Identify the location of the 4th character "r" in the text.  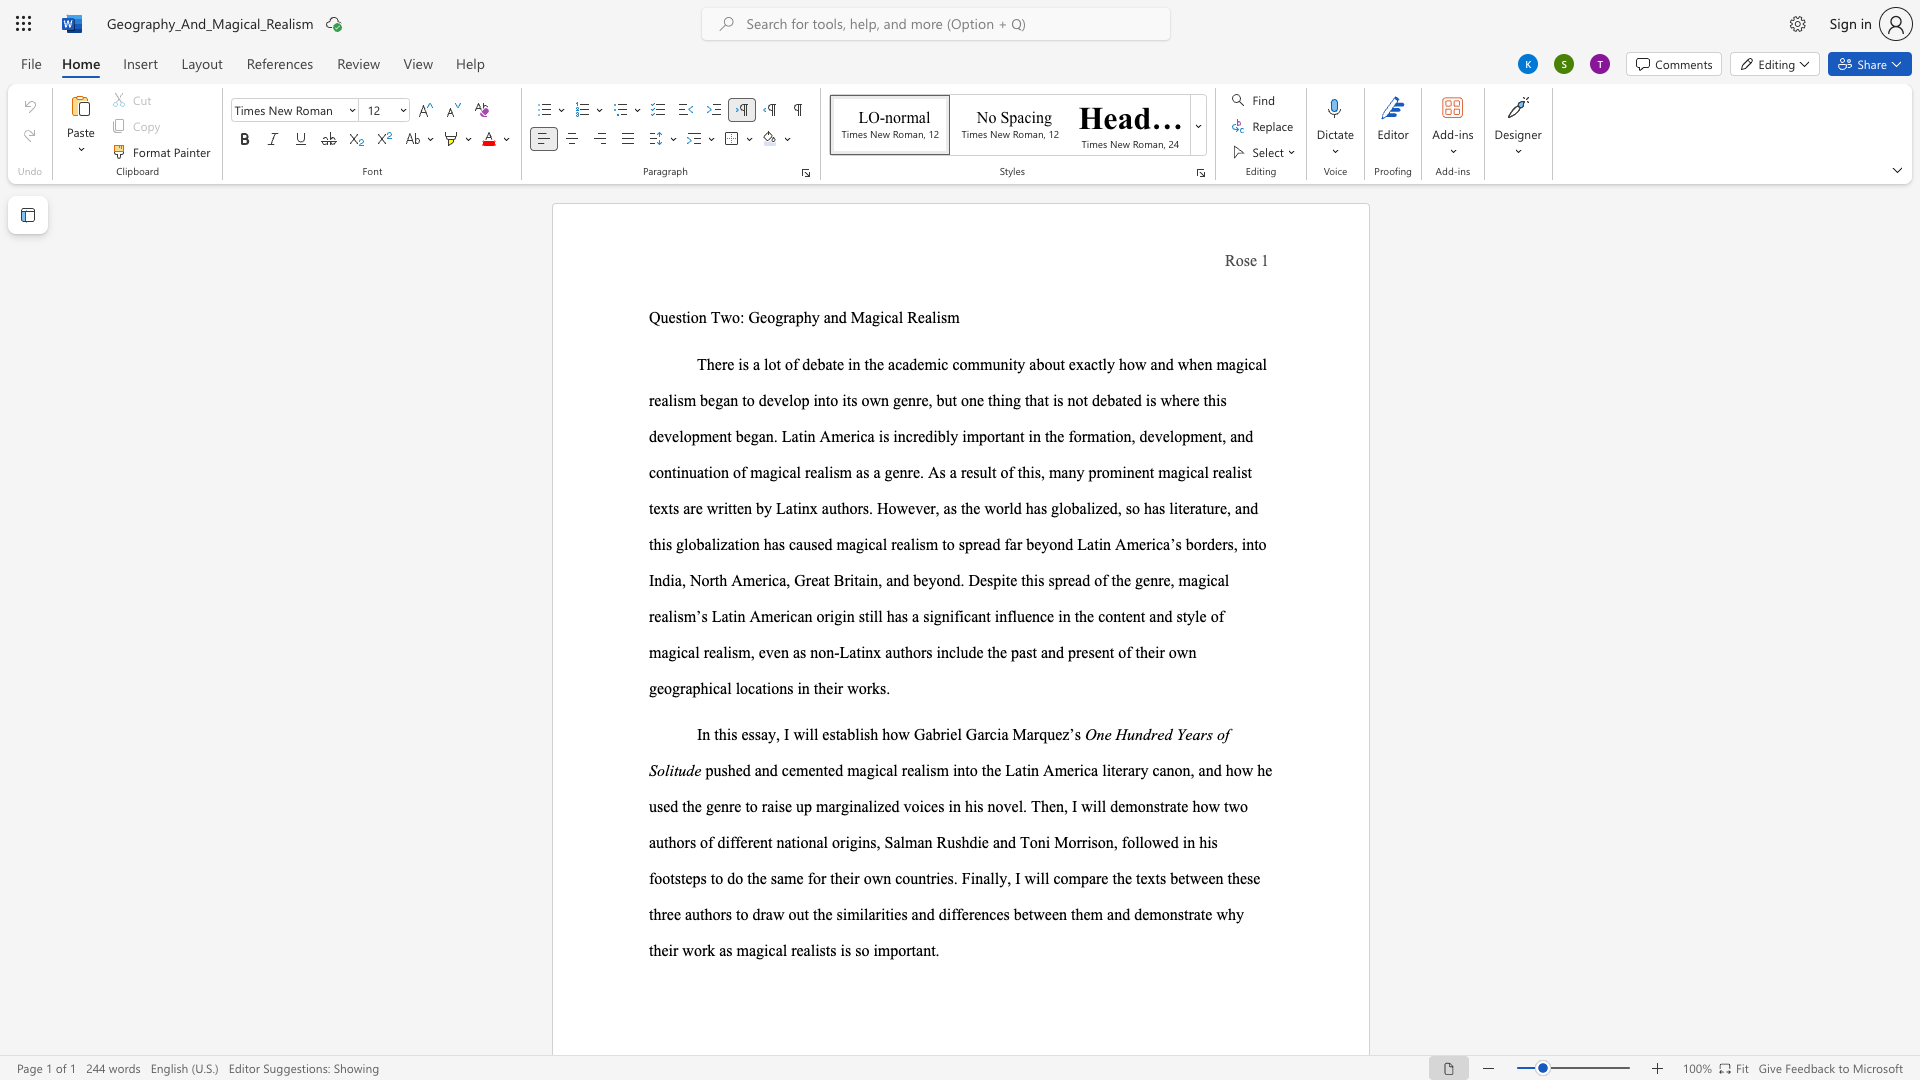
(907, 949).